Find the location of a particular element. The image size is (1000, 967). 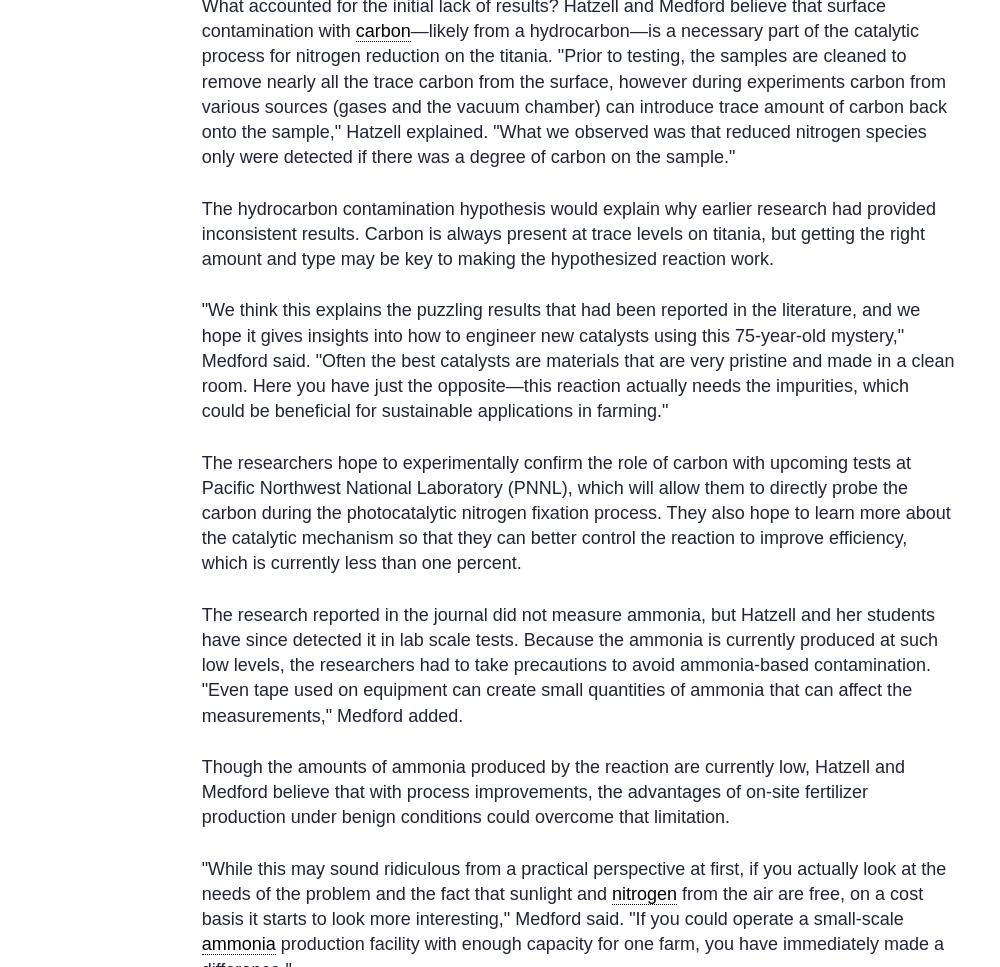

'The research reported in the journal did not measure ammonia, but Hatzell and her students have since detected it in lab scale tests. Because the ammonia is currently produced at such low levels, the researchers had to take precautions to avoid ammonia-based contamination. "Even tape used on equipment can create small quantities of ammonia that can affect the measurements," Medford added.' is located at coordinates (568, 663).